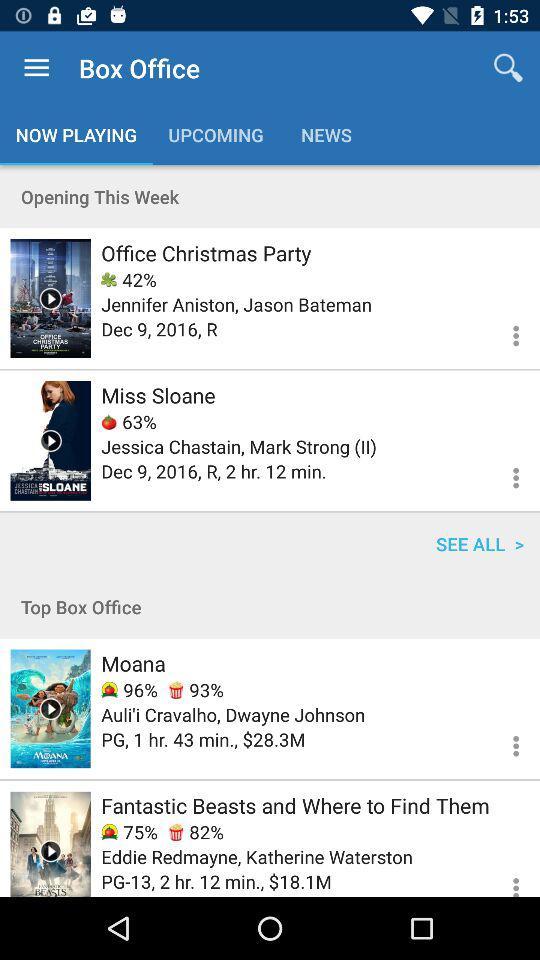 Image resolution: width=540 pixels, height=960 pixels. Describe the element at coordinates (196, 832) in the screenshot. I see `icon above eddie redmayne katherine item` at that location.